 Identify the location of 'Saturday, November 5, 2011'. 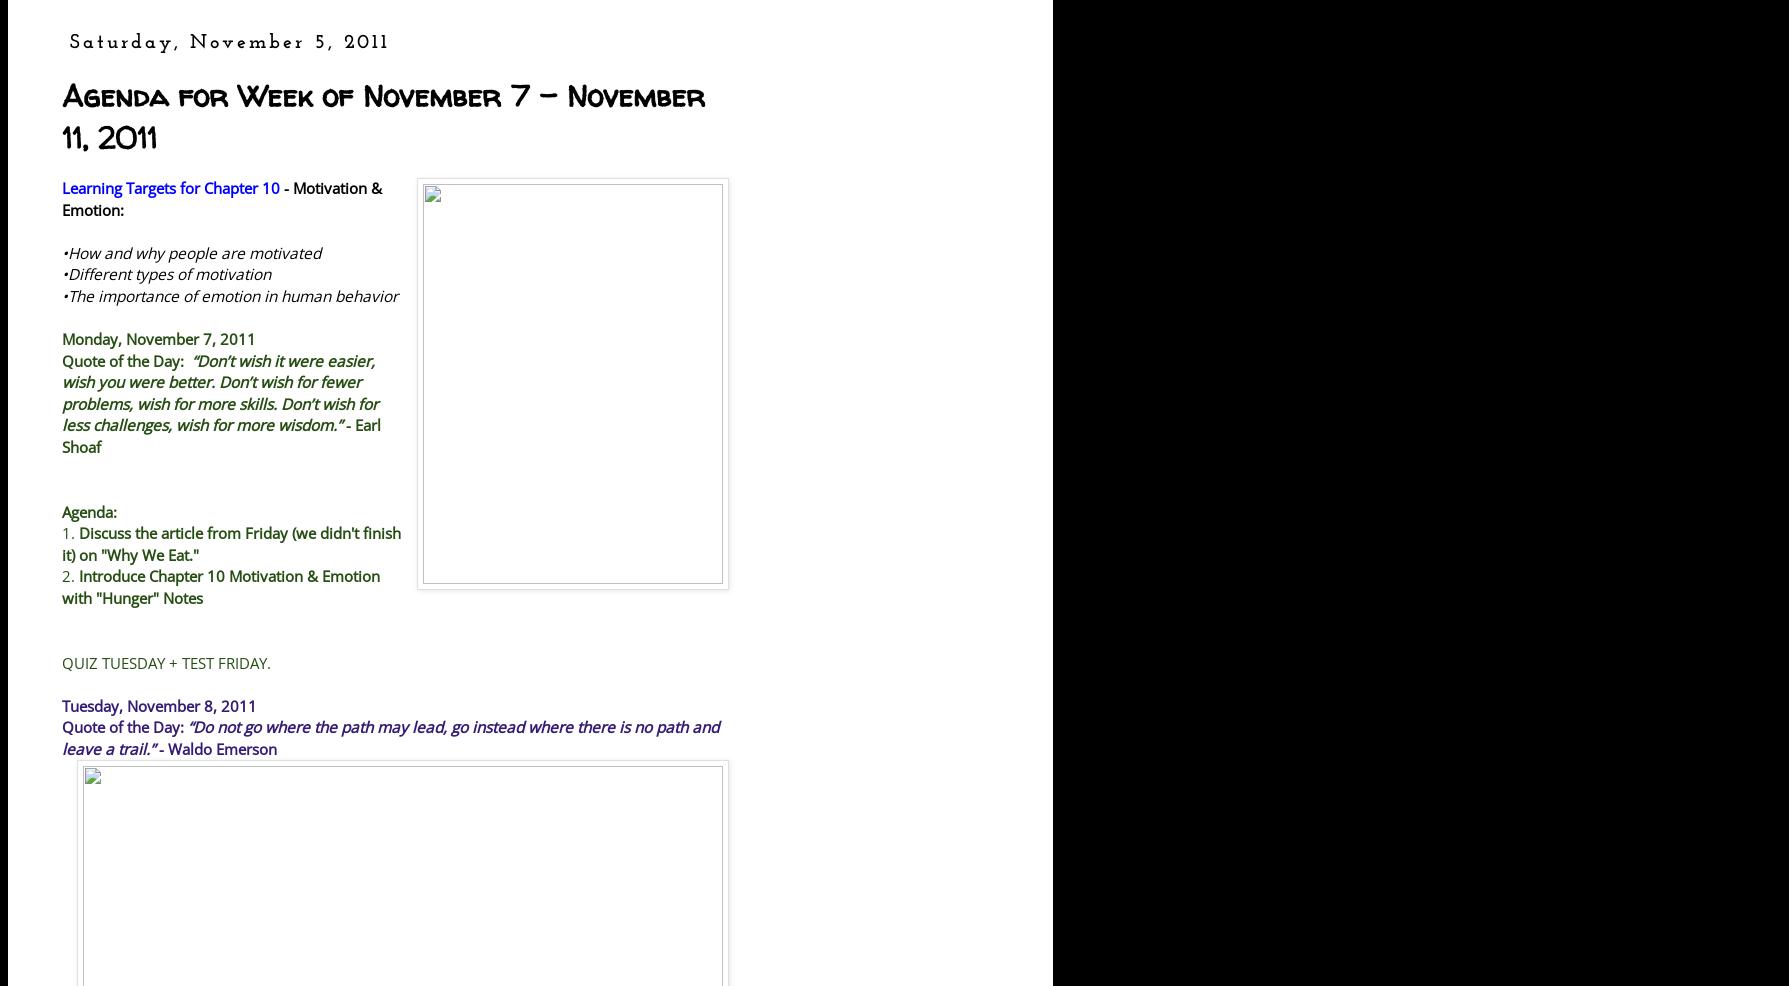
(230, 41).